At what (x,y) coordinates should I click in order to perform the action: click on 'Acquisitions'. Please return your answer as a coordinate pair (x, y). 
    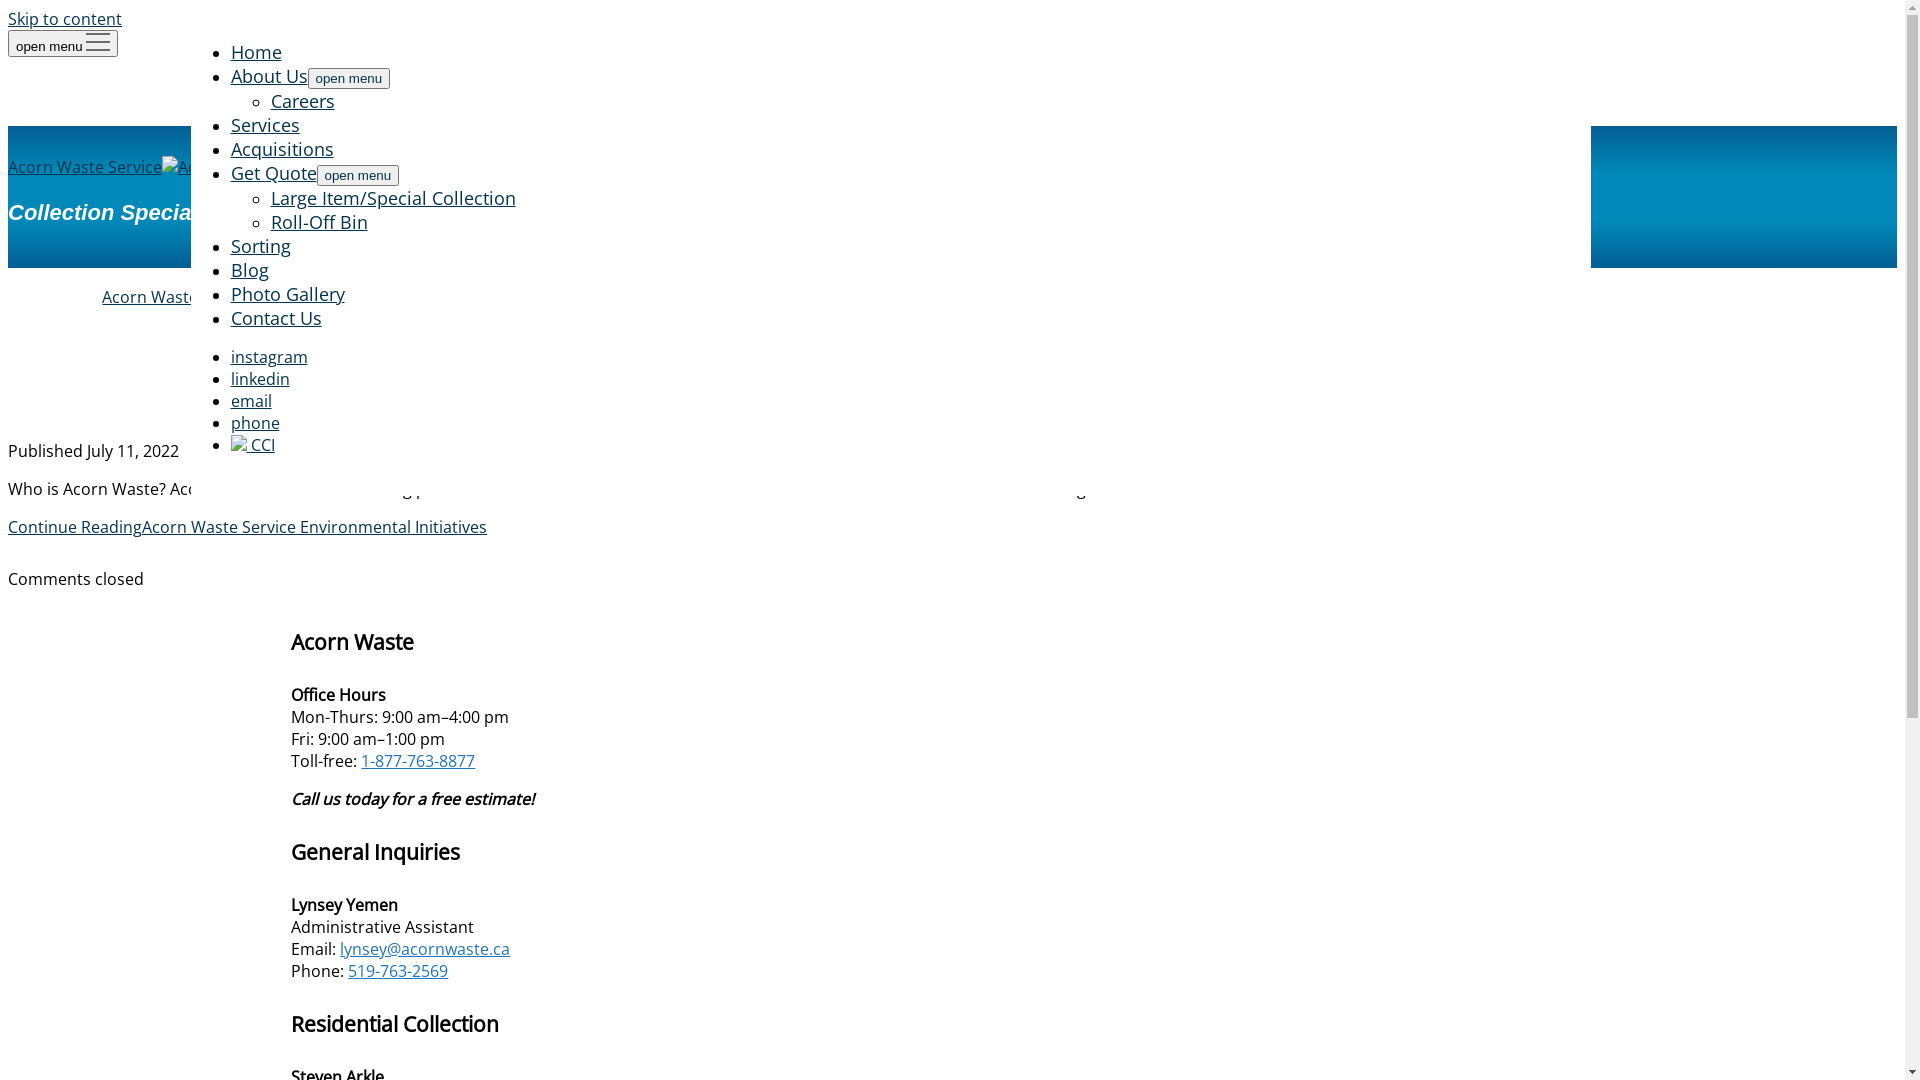
    Looking at the image, I should click on (230, 148).